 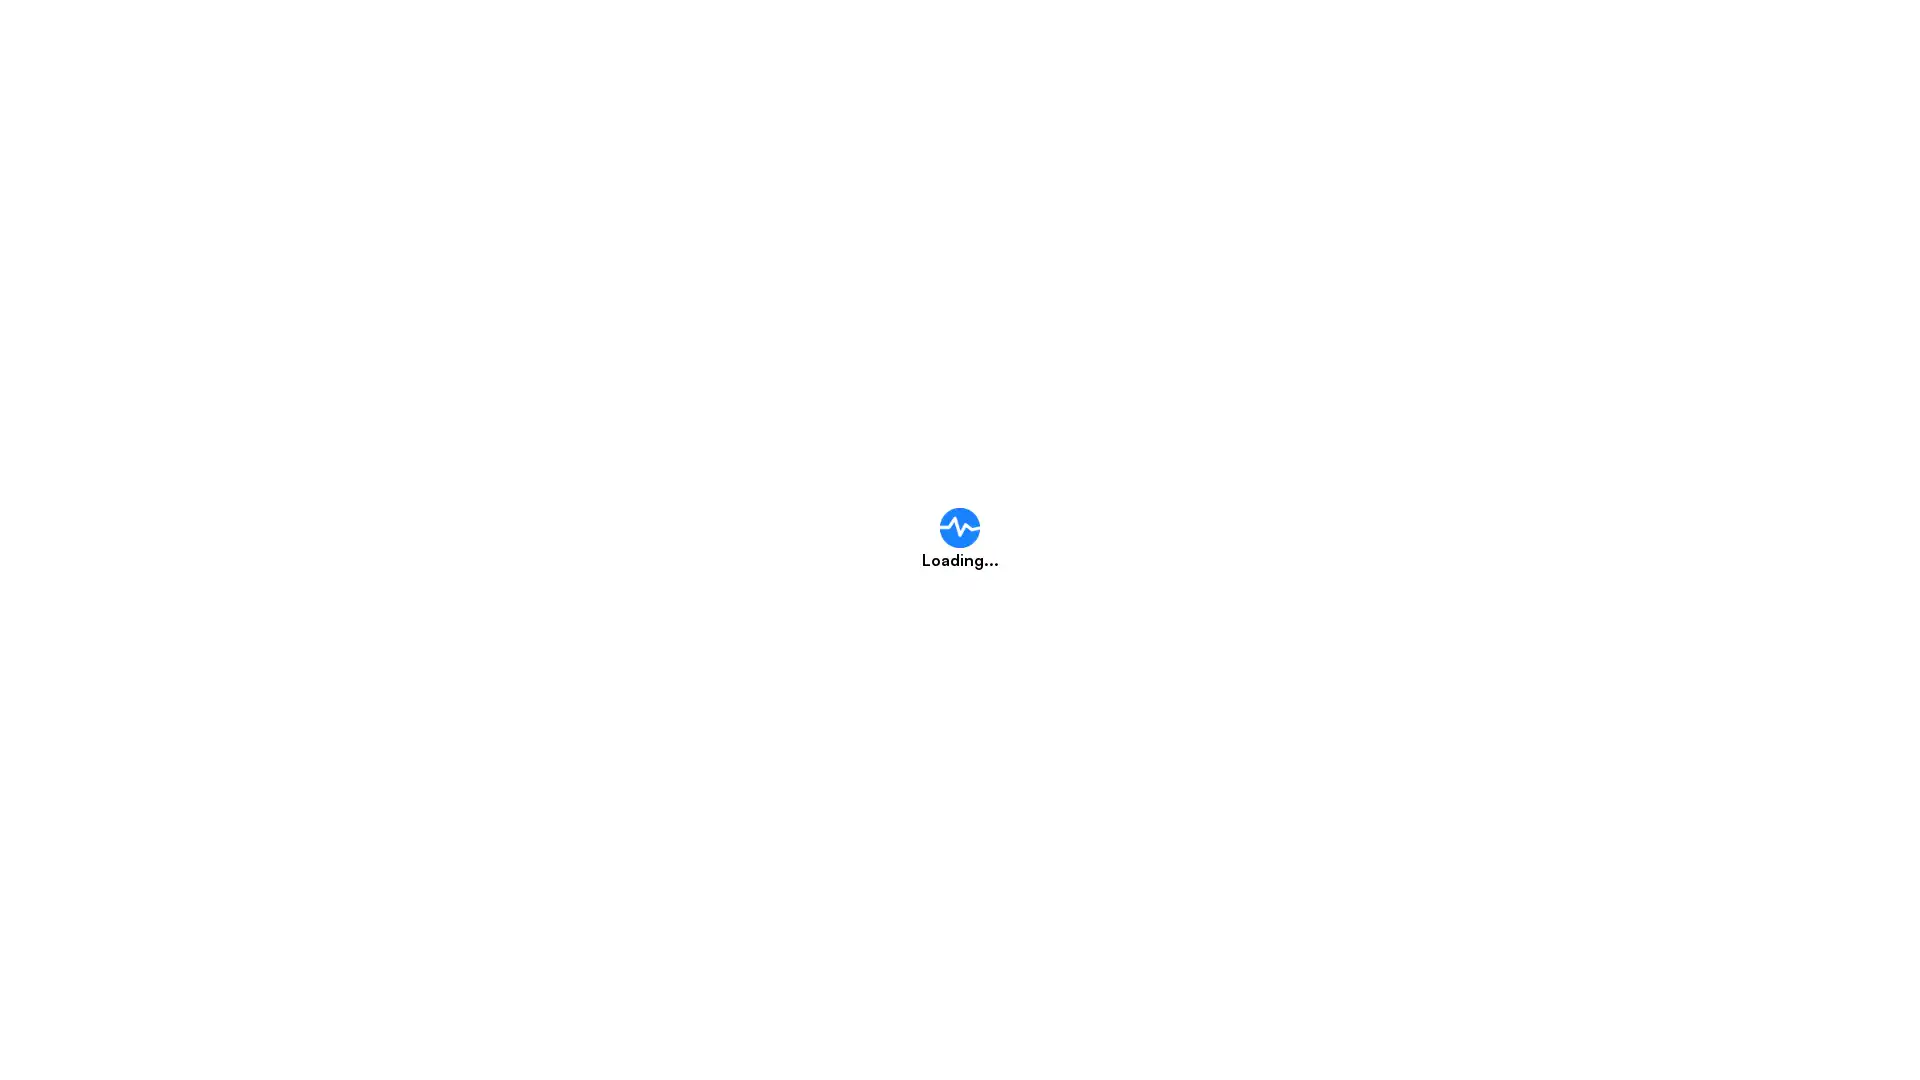 What do you see at coordinates (974, 648) in the screenshot?
I see `Got it` at bounding box center [974, 648].